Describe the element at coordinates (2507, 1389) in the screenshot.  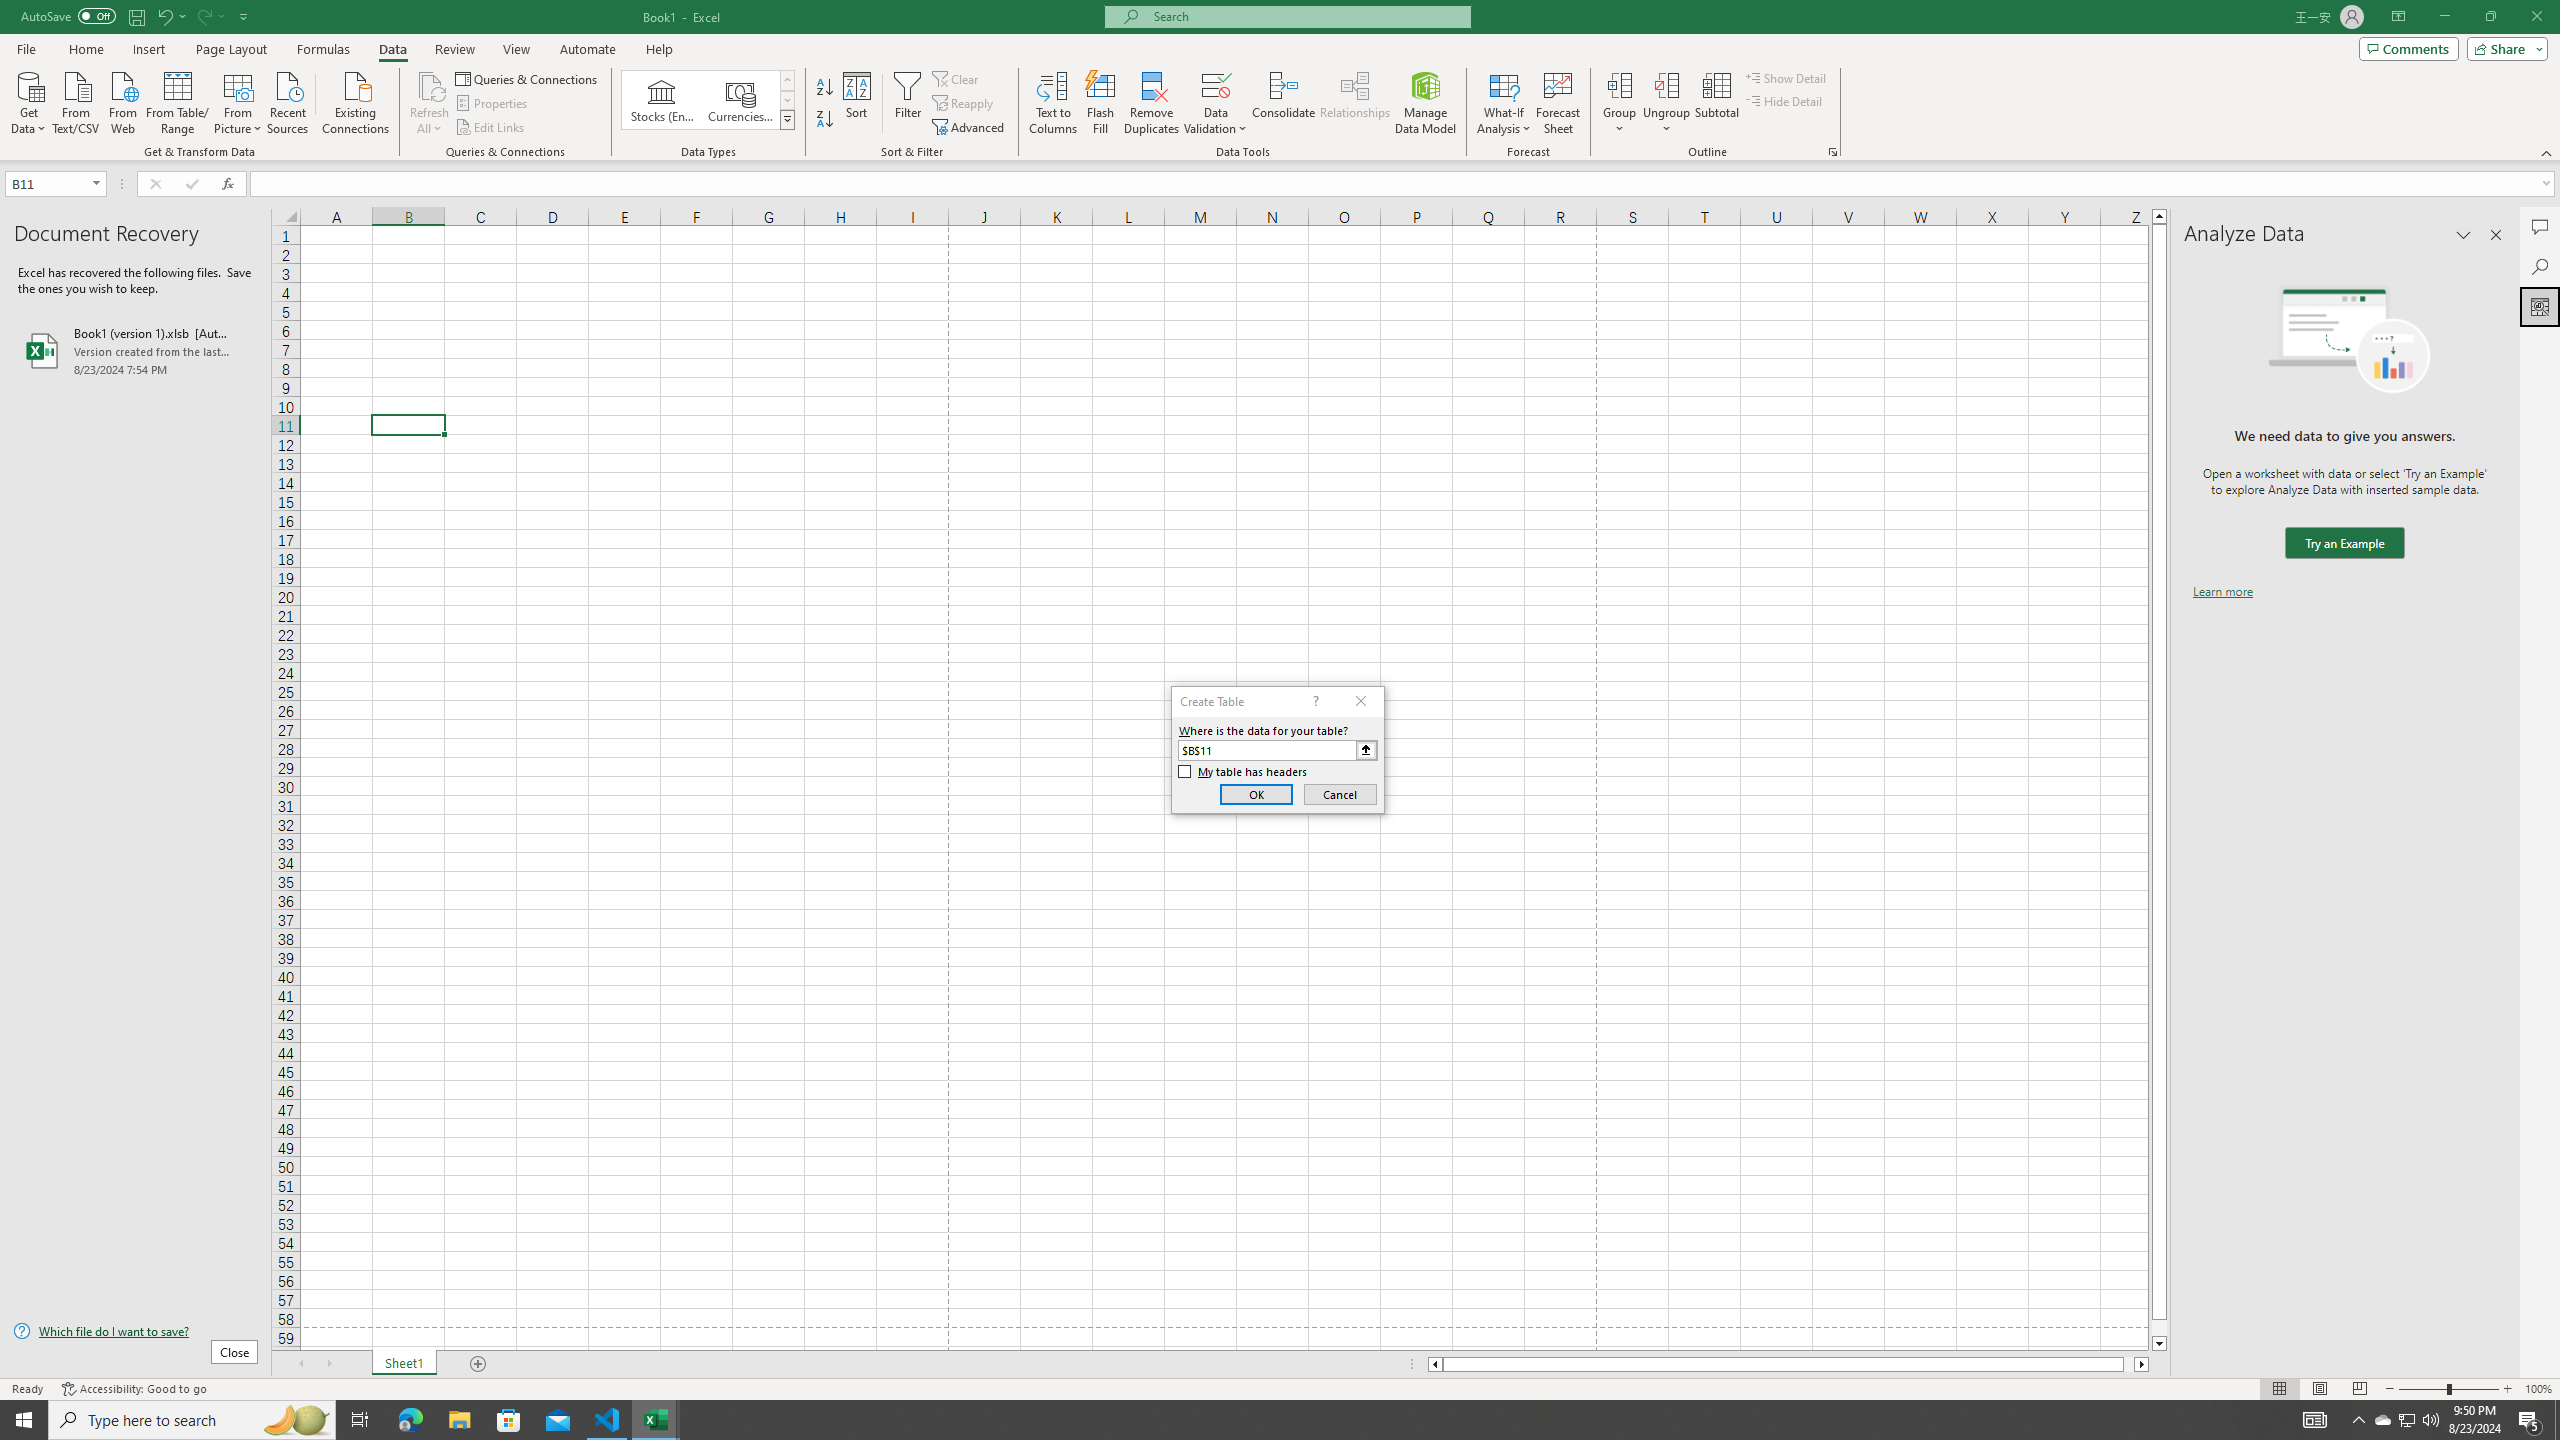
I see `'Zoom In'` at that location.